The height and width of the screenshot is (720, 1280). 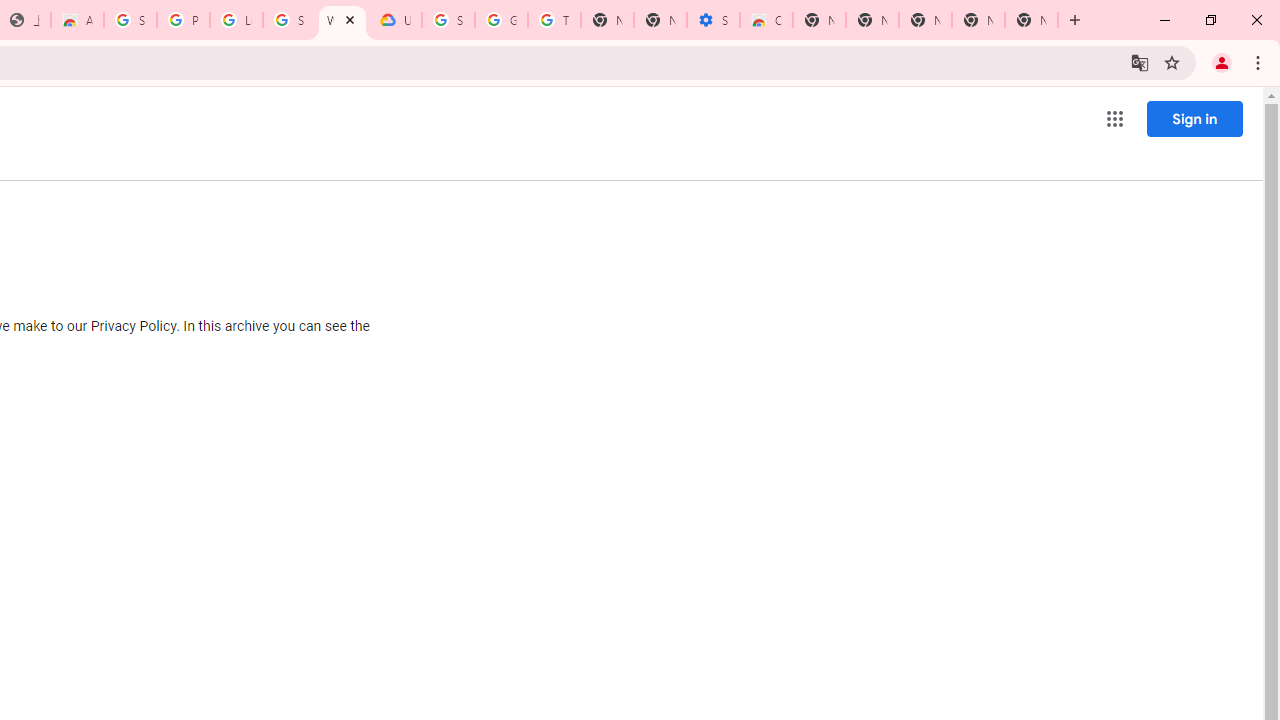 What do you see at coordinates (129, 20) in the screenshot?
I see `'Sign in - Google Accounts'` at bounding box center [129, 20].